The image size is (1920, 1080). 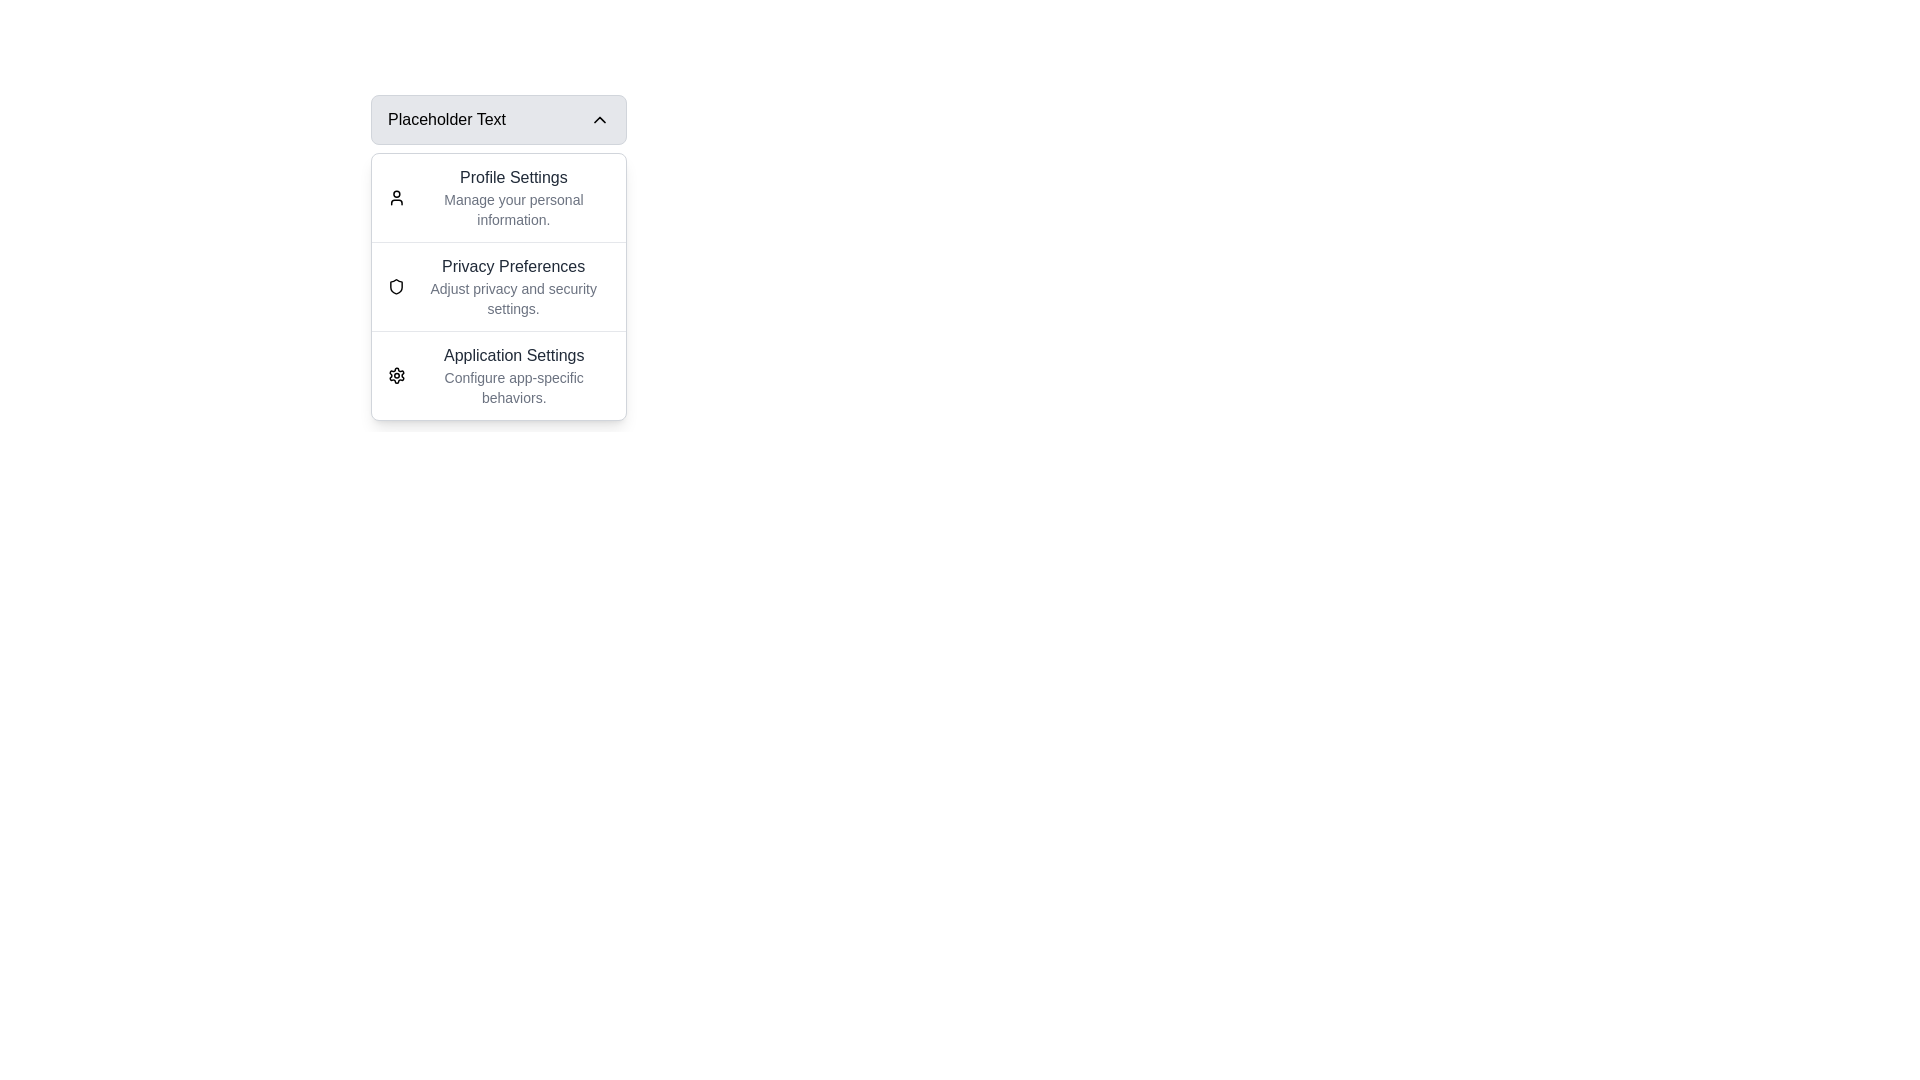 I want to click on the 'Privacy Preferences' menu item, which features a bold header and a shield icon, so click(x=499, y=285).